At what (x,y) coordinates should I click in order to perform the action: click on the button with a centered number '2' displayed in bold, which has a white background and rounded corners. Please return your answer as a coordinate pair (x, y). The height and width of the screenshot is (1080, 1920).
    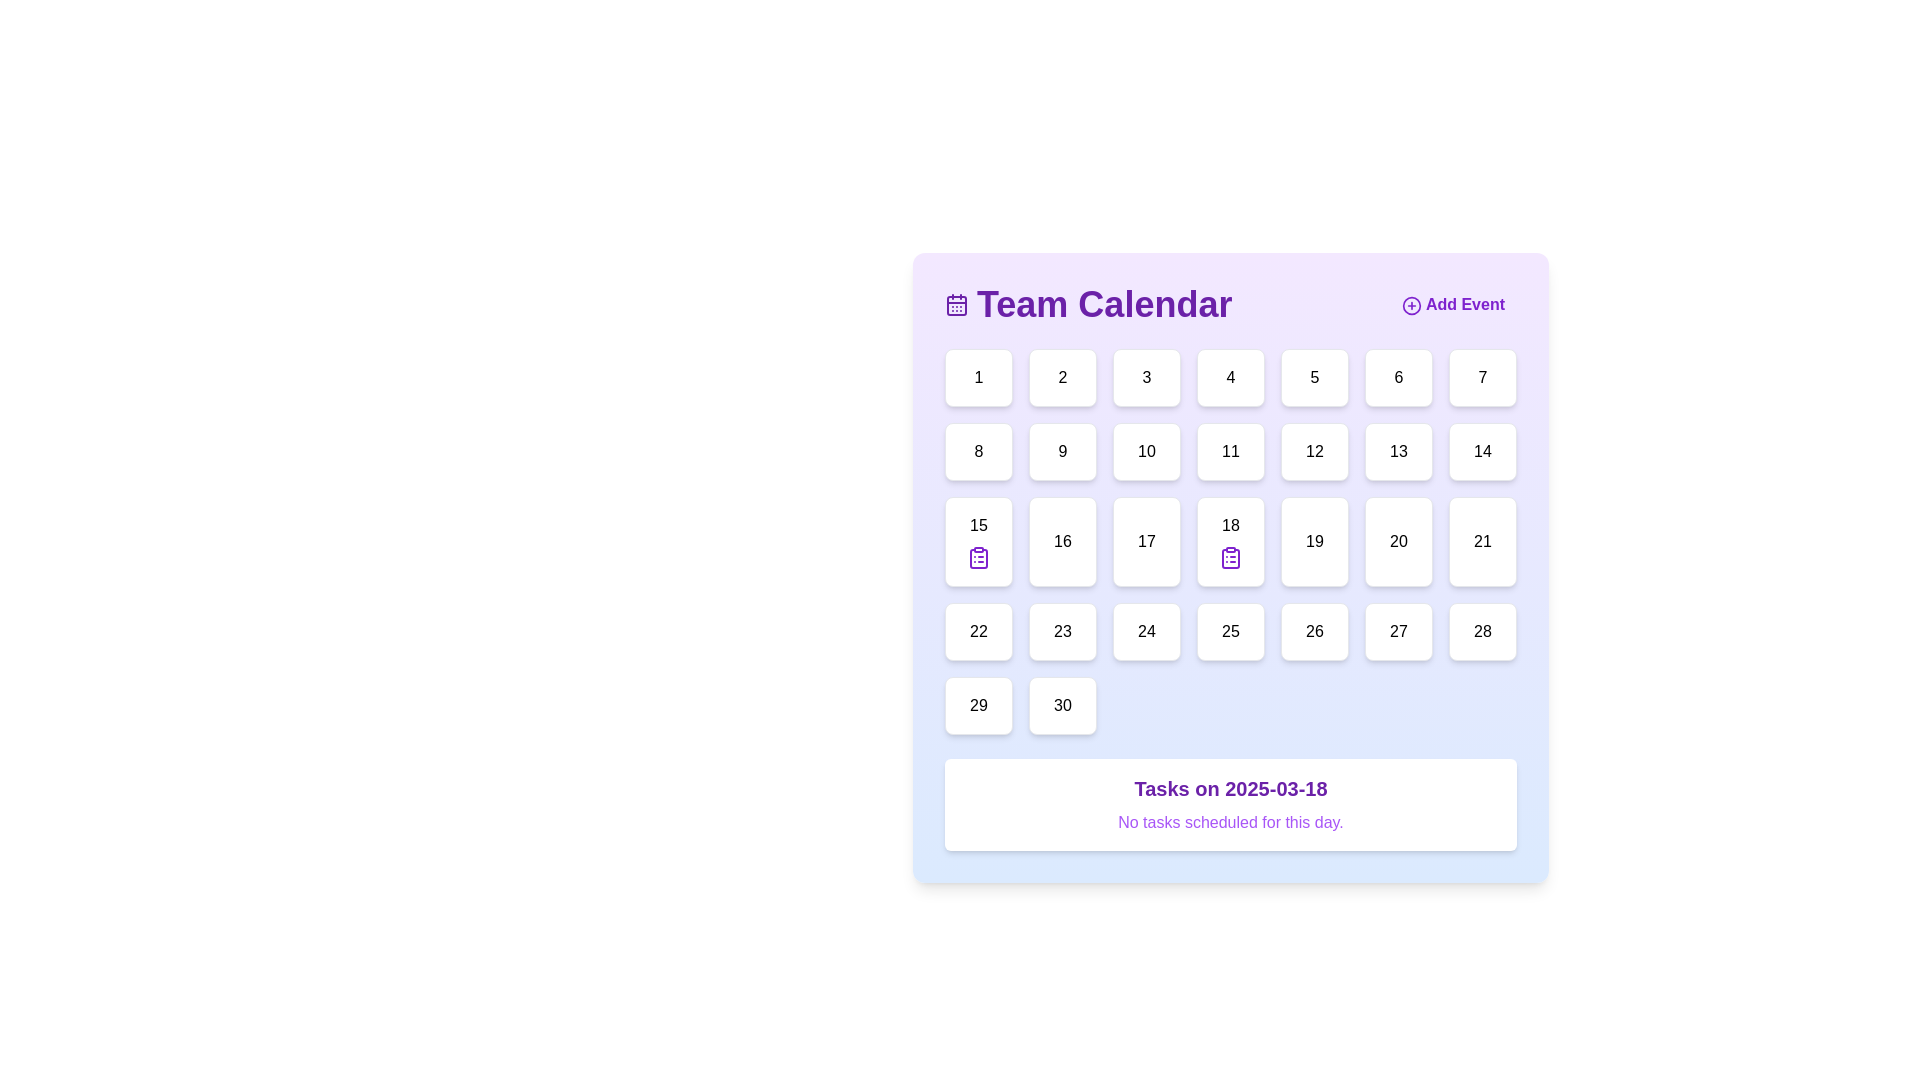
    Looking at the image, I should click on (1061, 378).